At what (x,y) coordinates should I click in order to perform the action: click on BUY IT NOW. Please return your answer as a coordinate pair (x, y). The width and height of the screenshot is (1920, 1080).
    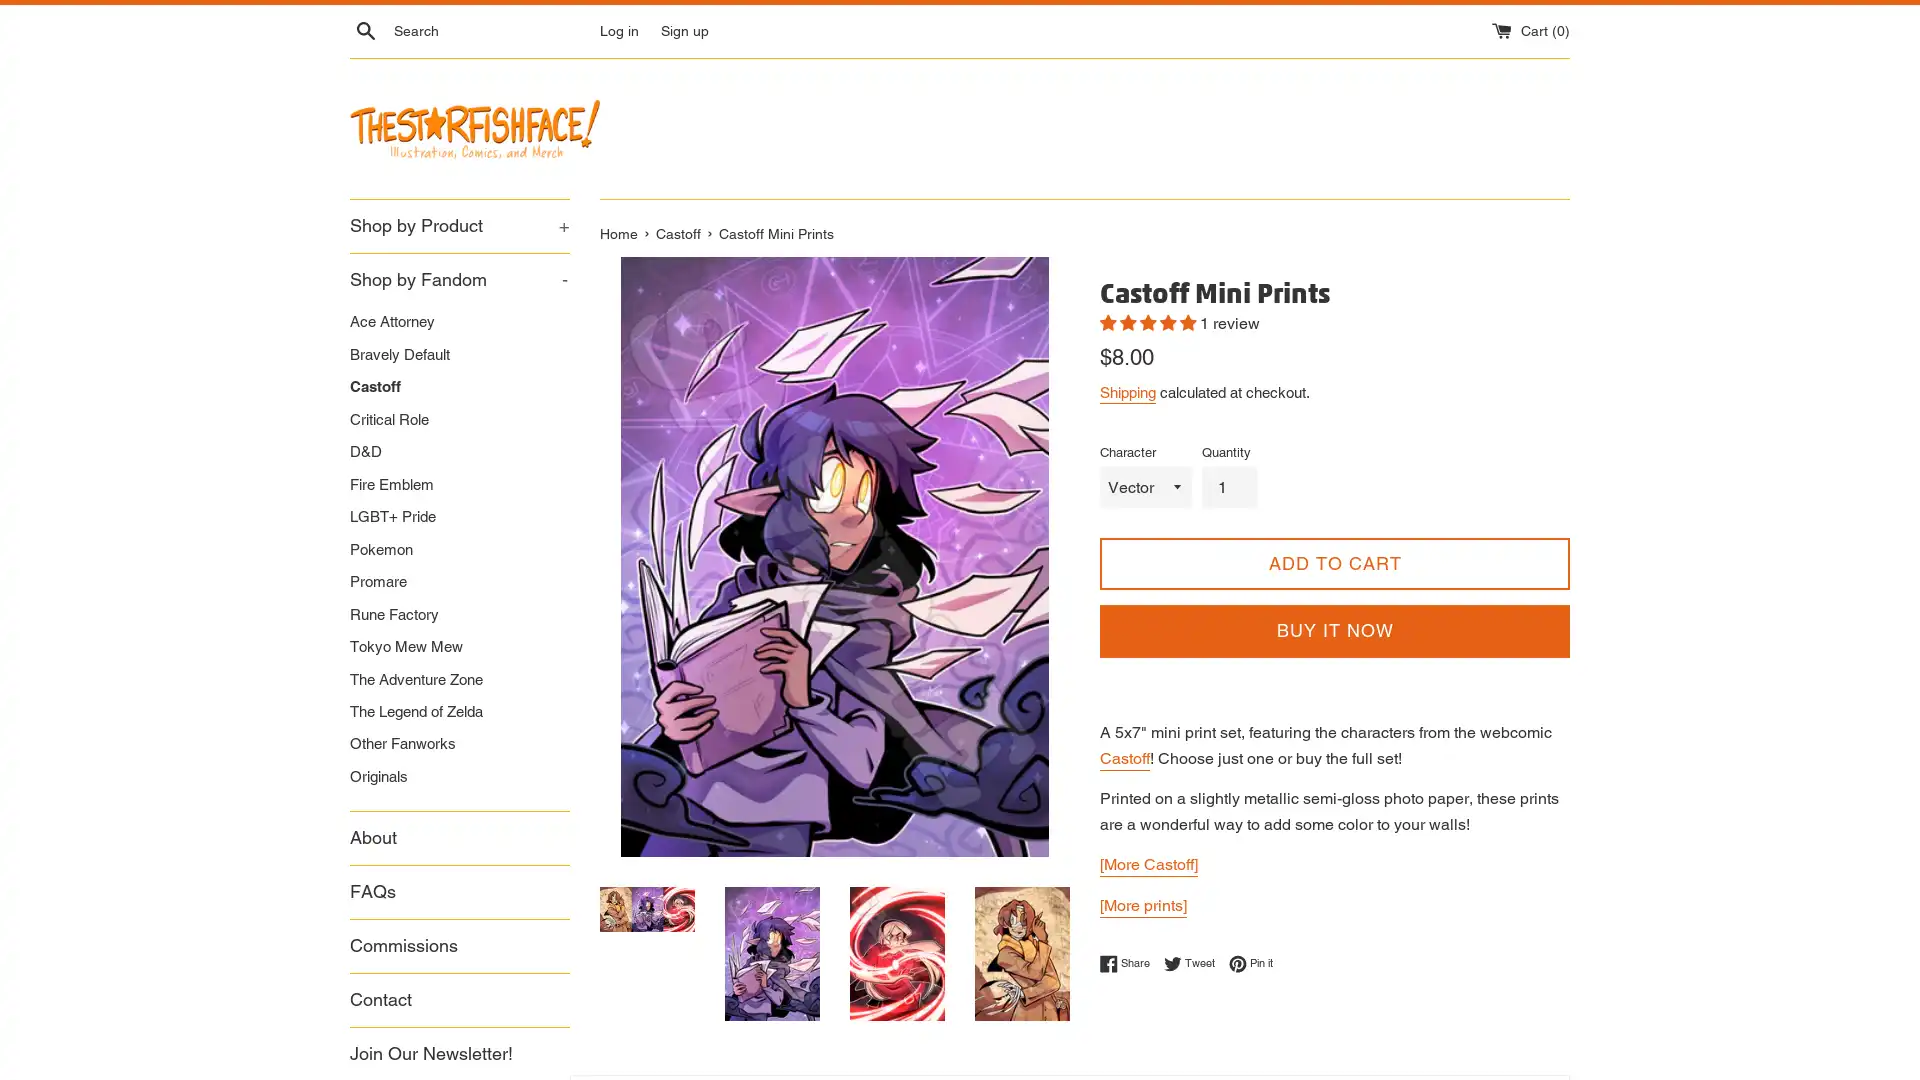
    Looking at the image, I should click on (1334, 631).